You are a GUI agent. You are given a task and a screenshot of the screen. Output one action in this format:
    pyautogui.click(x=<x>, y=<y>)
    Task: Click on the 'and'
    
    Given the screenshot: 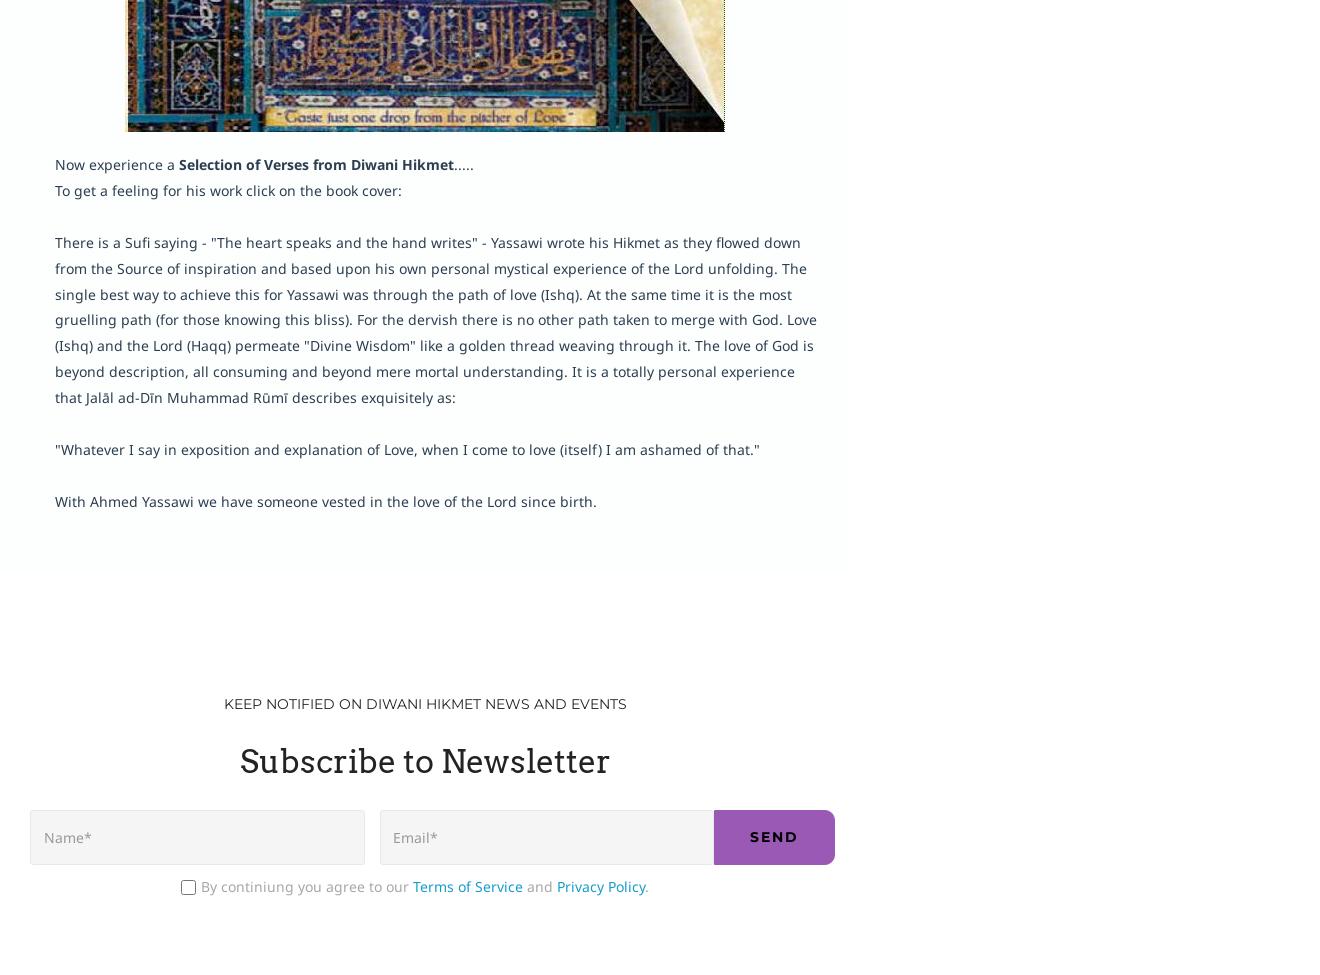 What is the action you would take?
    pyautogui.click(x=540, y=885)
    